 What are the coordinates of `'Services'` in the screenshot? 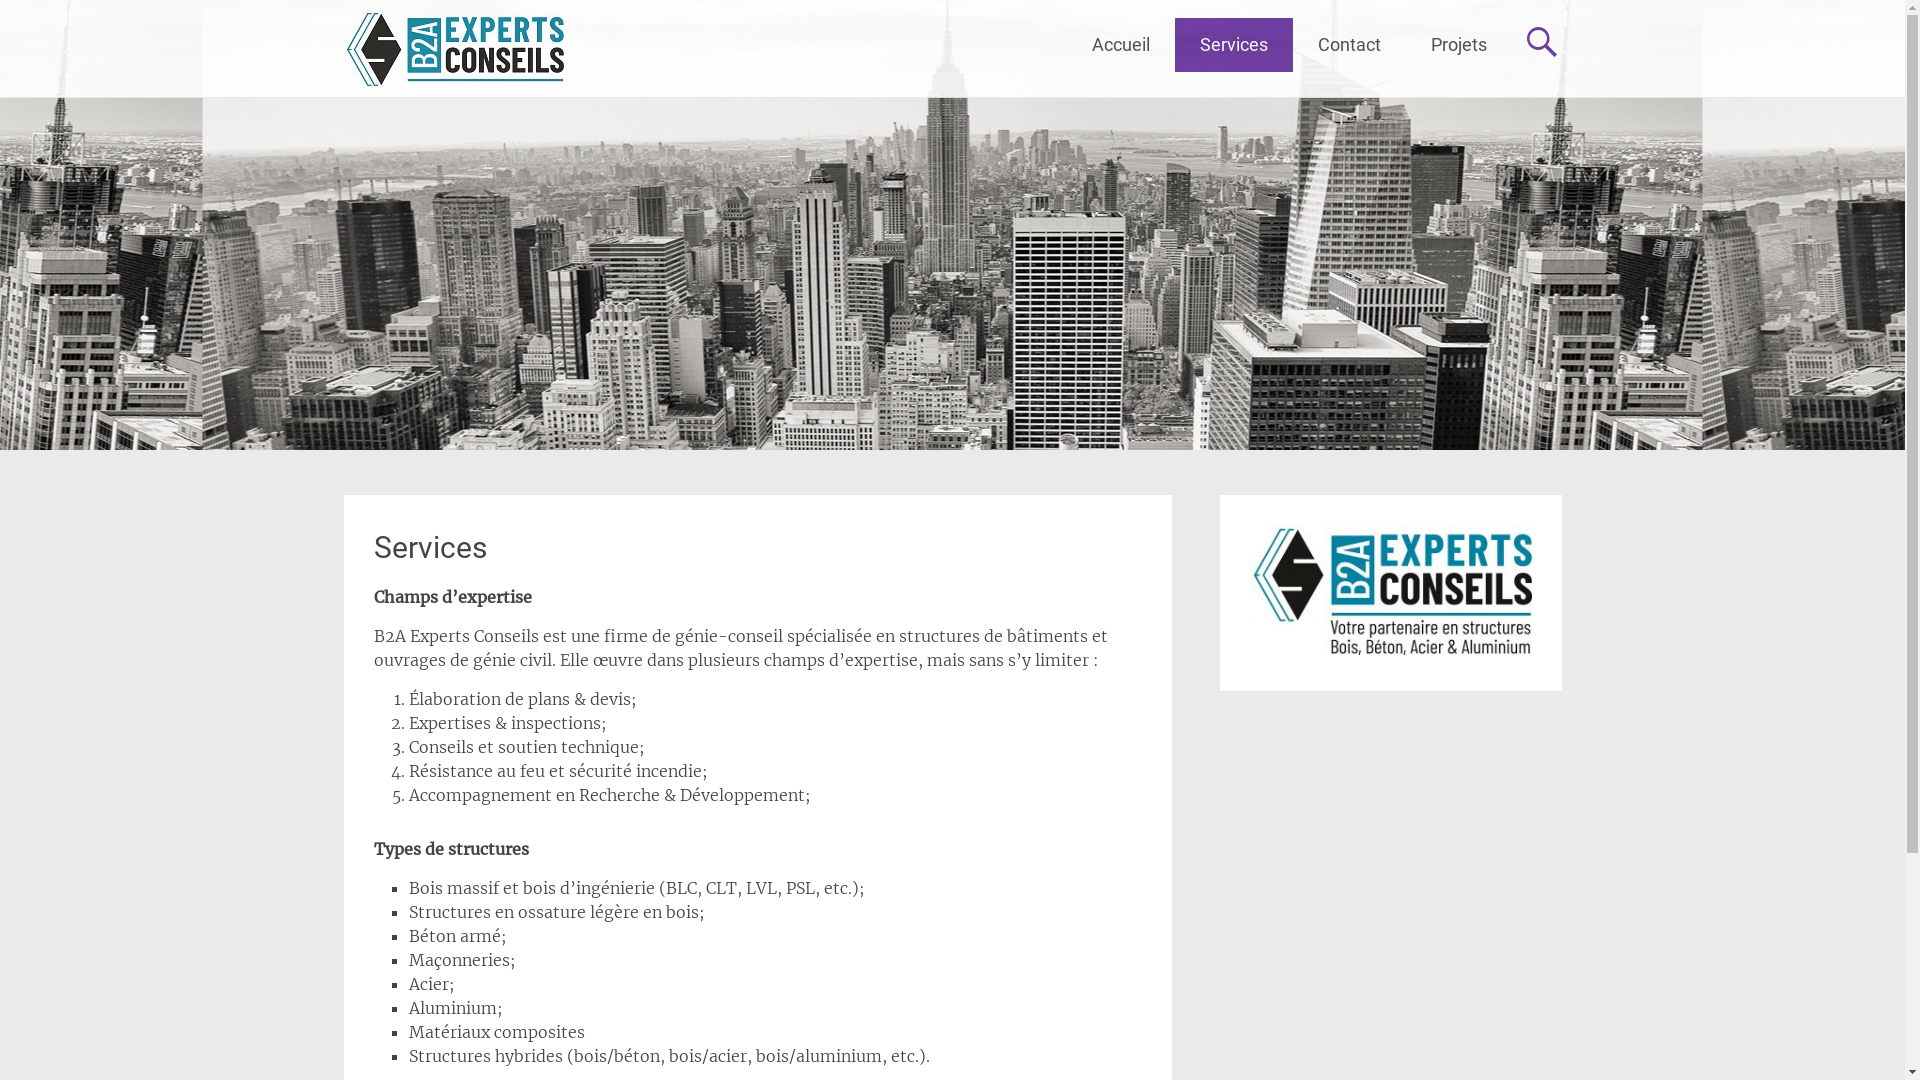 It's located at (1232, 45).